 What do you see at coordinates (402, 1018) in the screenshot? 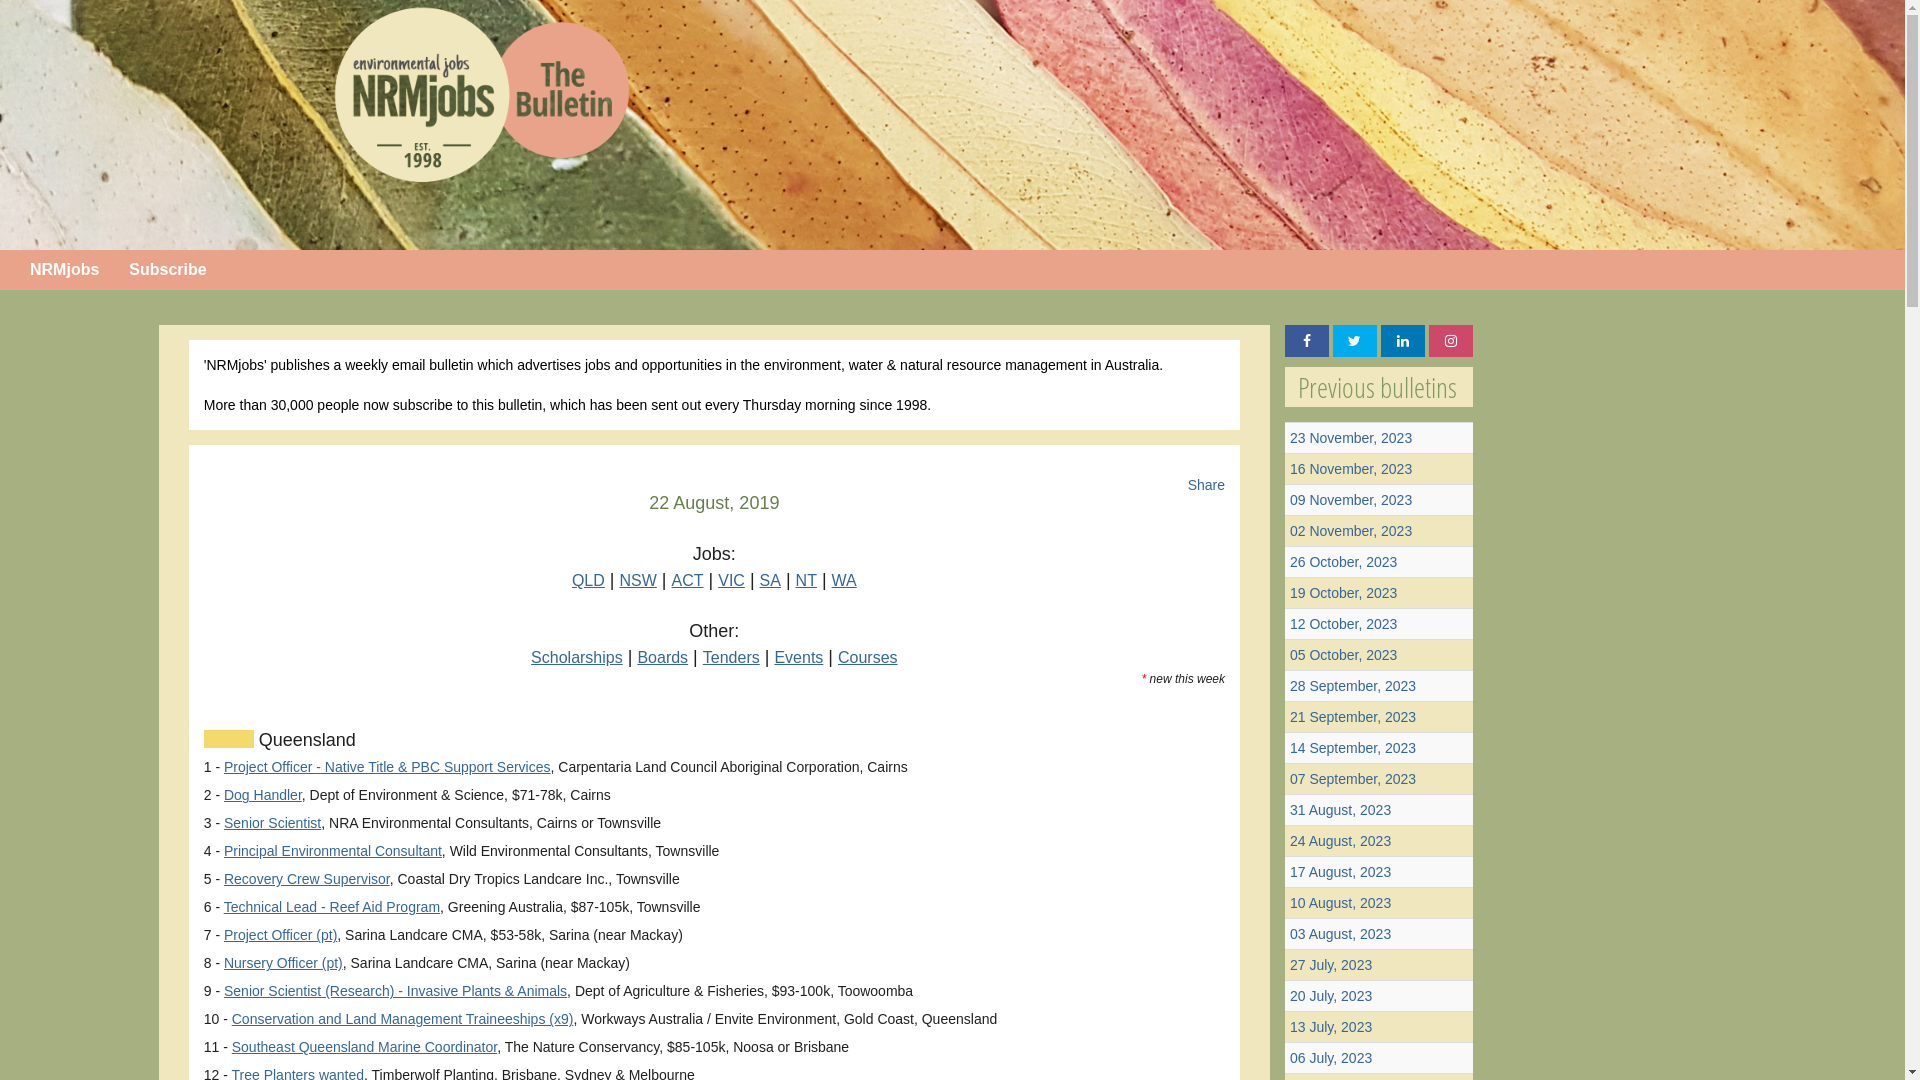
I see `'Conservation and Land Management Traineeships (x9)'` at bounding box center [402, 1018].